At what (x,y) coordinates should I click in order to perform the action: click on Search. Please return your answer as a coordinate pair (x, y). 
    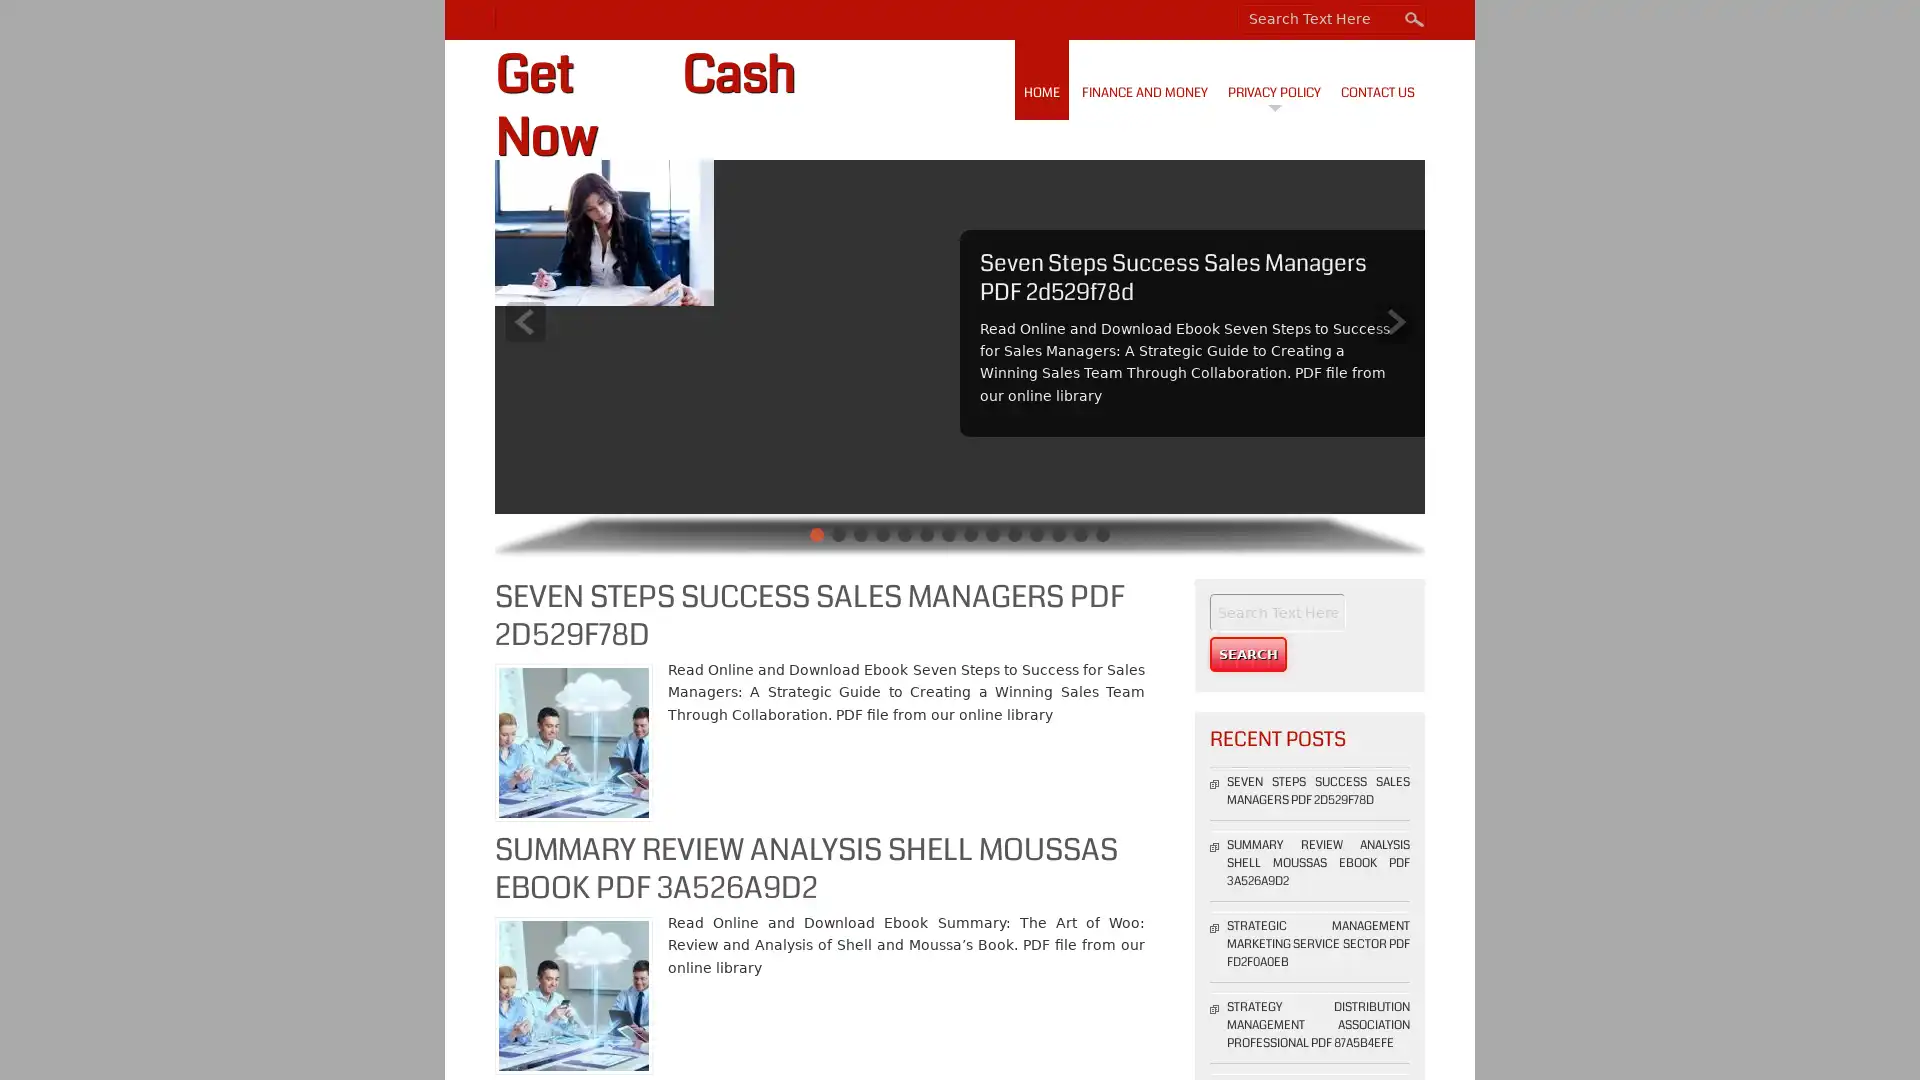
    Looking at the image, I should click on (1247, 654).